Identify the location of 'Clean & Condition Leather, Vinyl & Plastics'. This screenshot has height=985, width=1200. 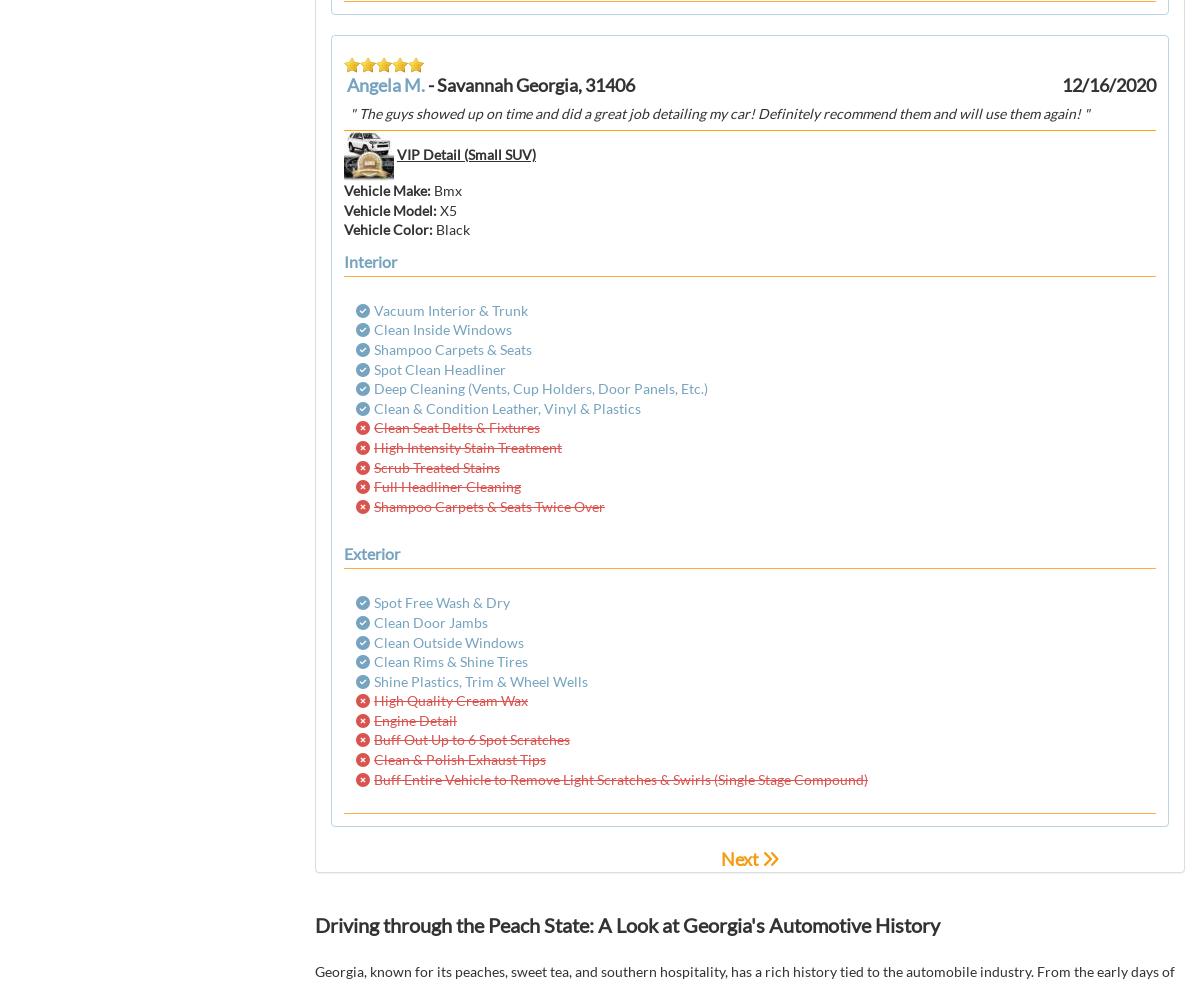
(506, 406).